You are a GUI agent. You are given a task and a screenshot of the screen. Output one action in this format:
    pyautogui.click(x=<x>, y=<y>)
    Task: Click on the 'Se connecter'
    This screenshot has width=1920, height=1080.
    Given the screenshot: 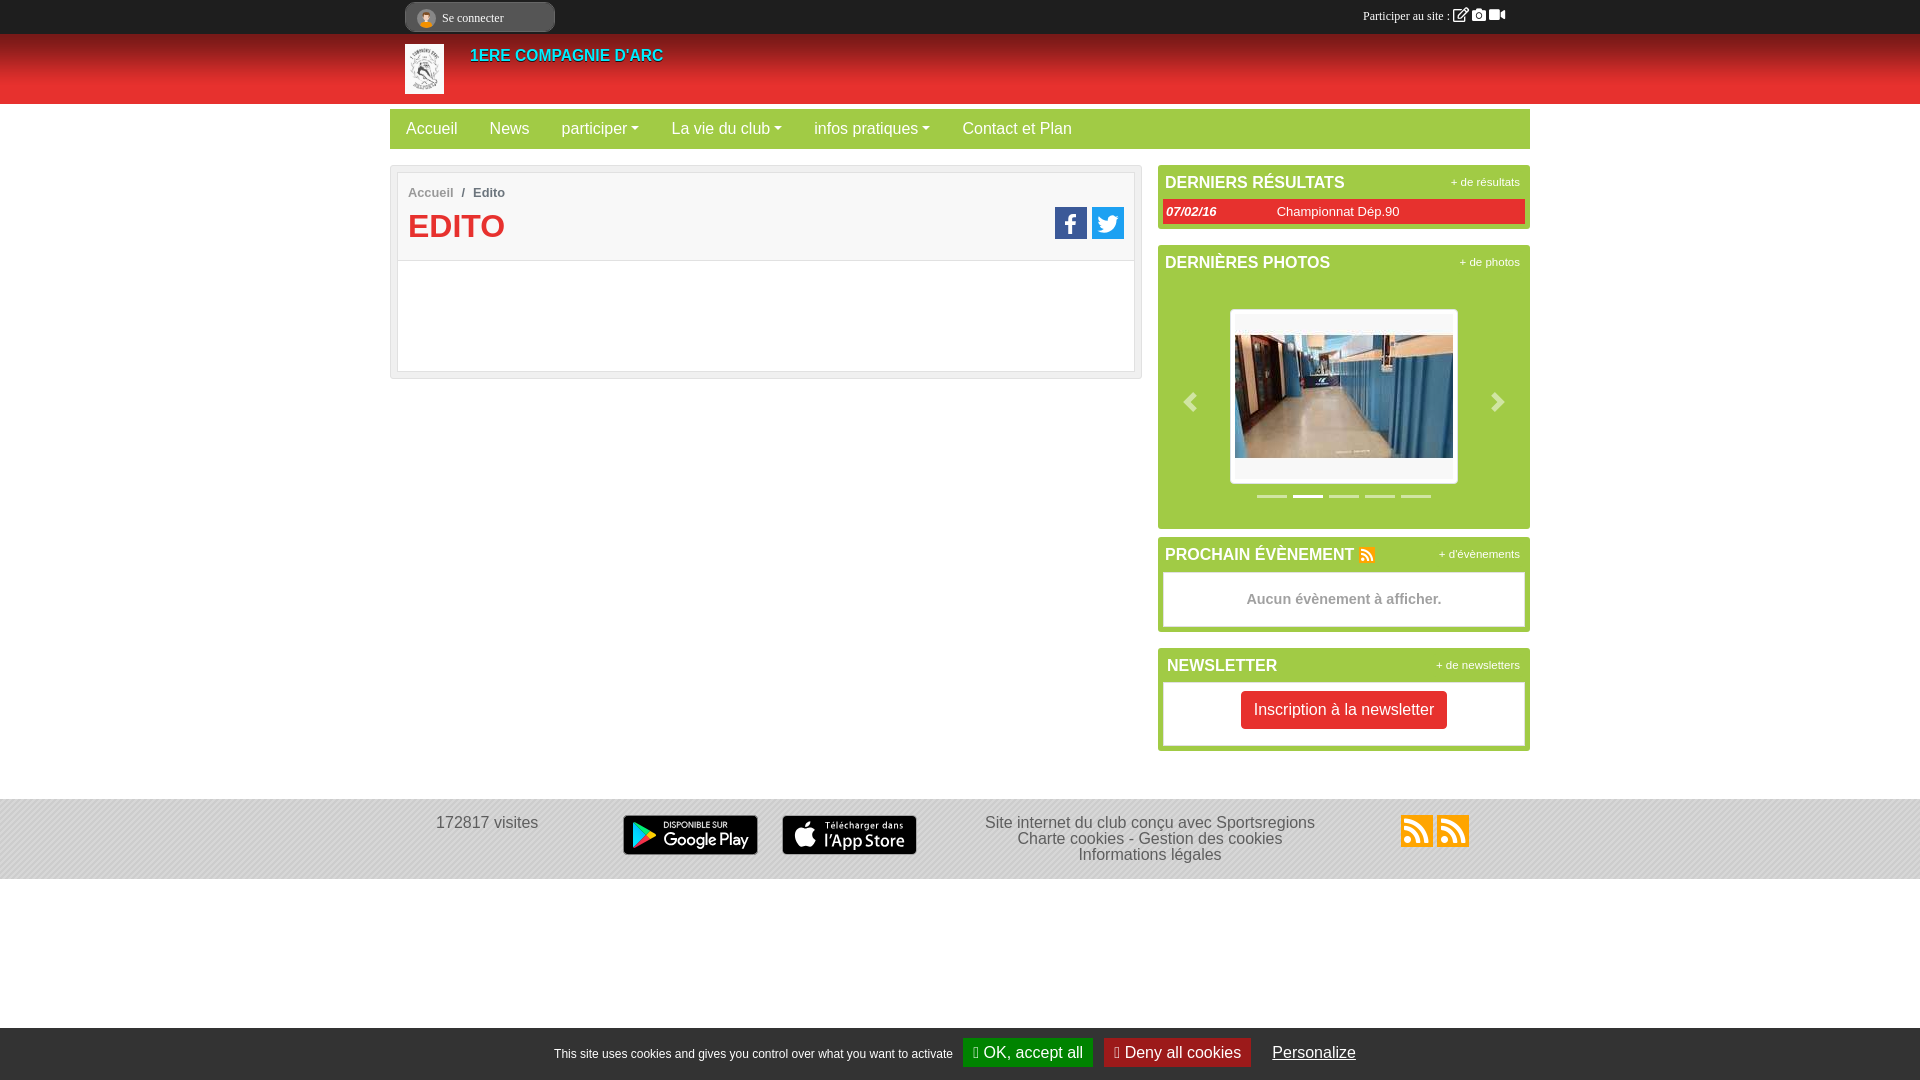 What is the action you would take?
    pyautogui.click(x=480, y=18)
    